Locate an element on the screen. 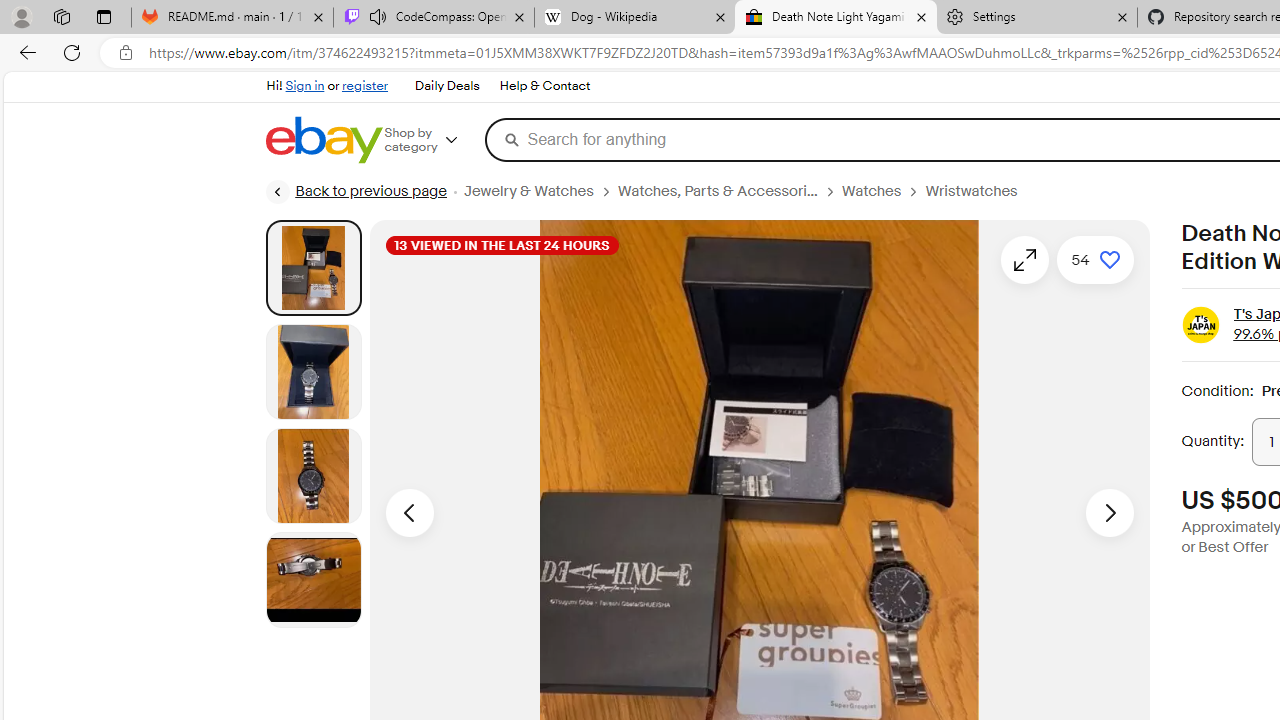 This screenshot has width=1280, height=720. 'Picture 3 of 4' is located at coordinates (312, 475).